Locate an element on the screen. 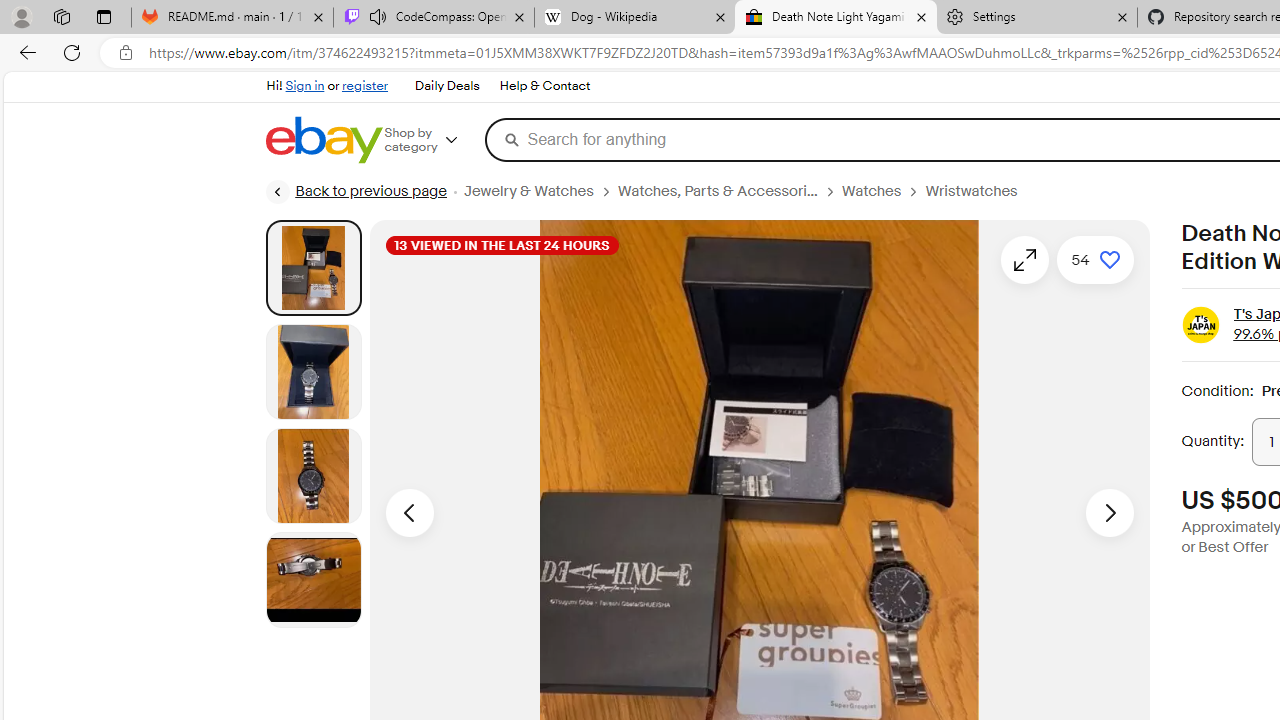 This screenshot has width=1280, height=720. 'Picture 3 of 4' is located at coordinates (312, 475).